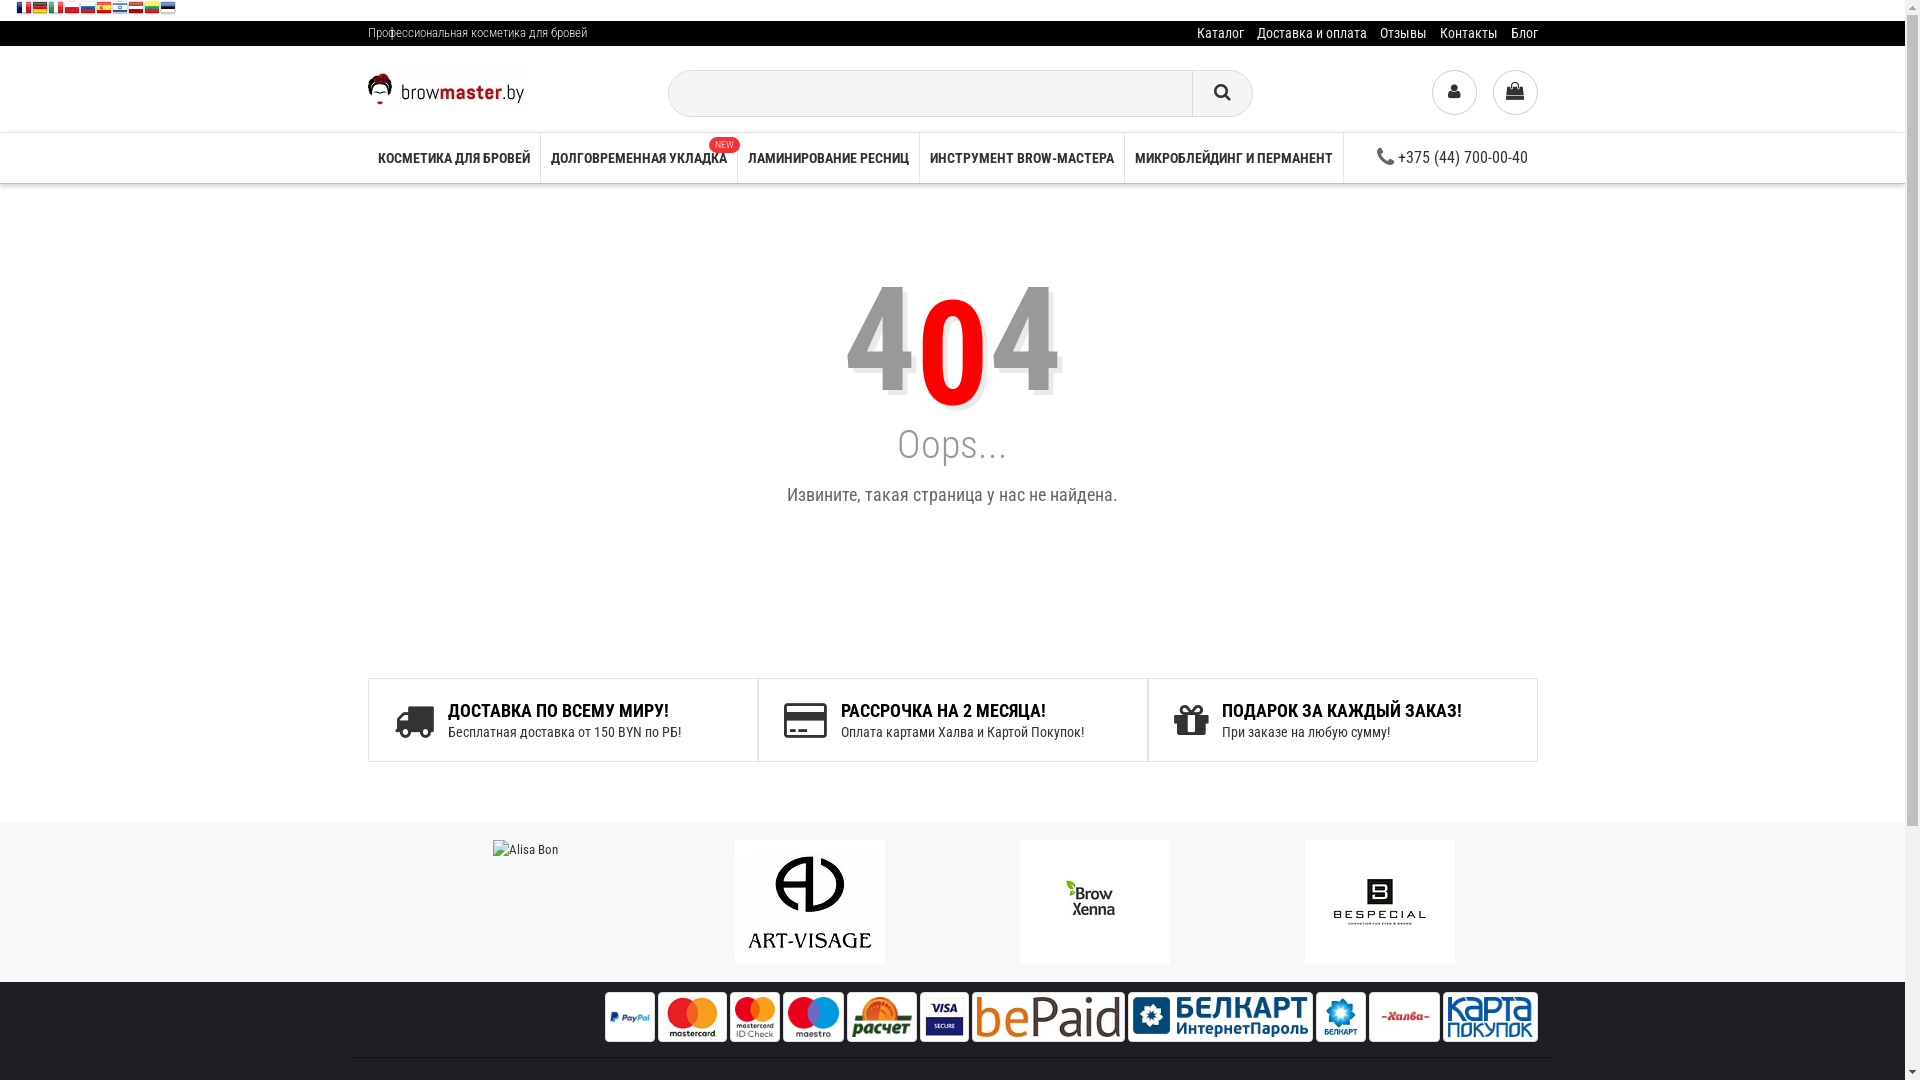  What do you see at coordinates (753, 1017) in the screenshot?
I see `'master id check'` at bounding box center [753, 1017].